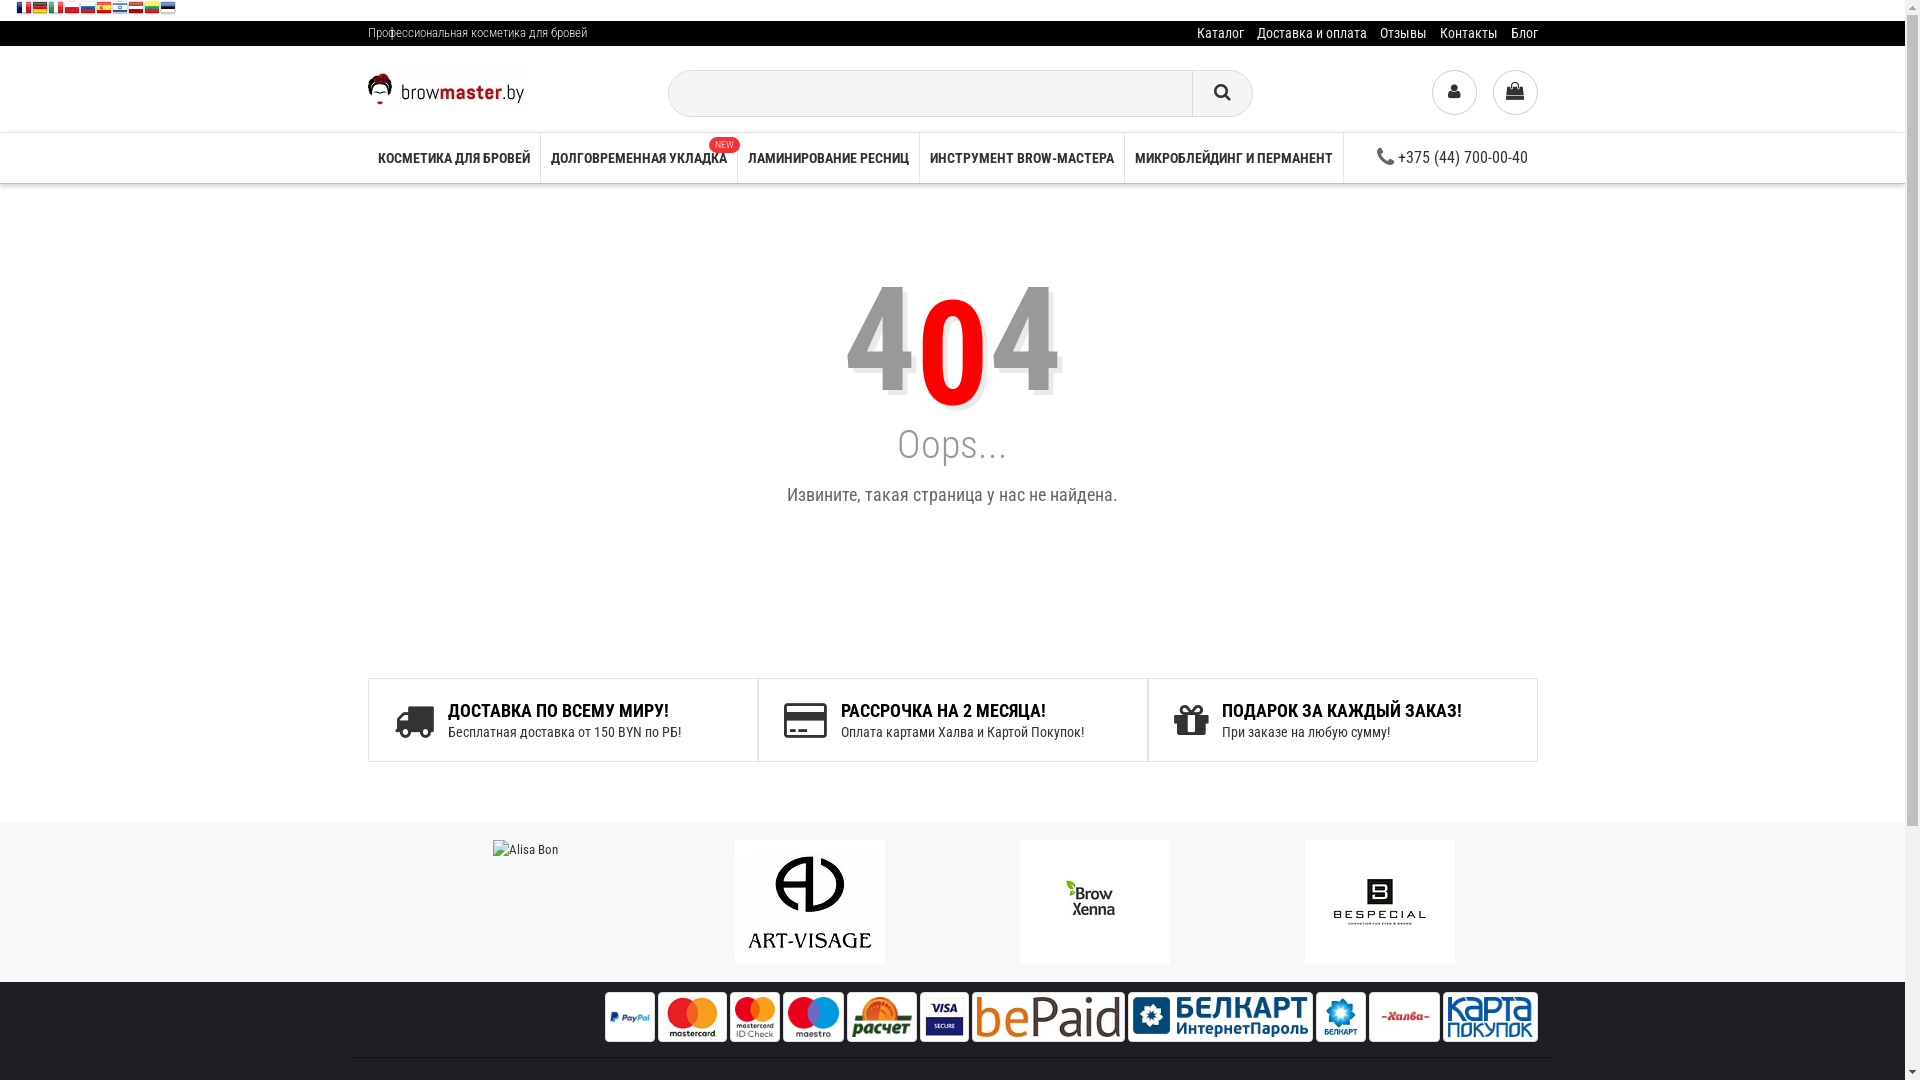  What do you see at coordinates (753, 1017) in the screenshot?
I see `'master id check'` at bounding box center [753, 1017].